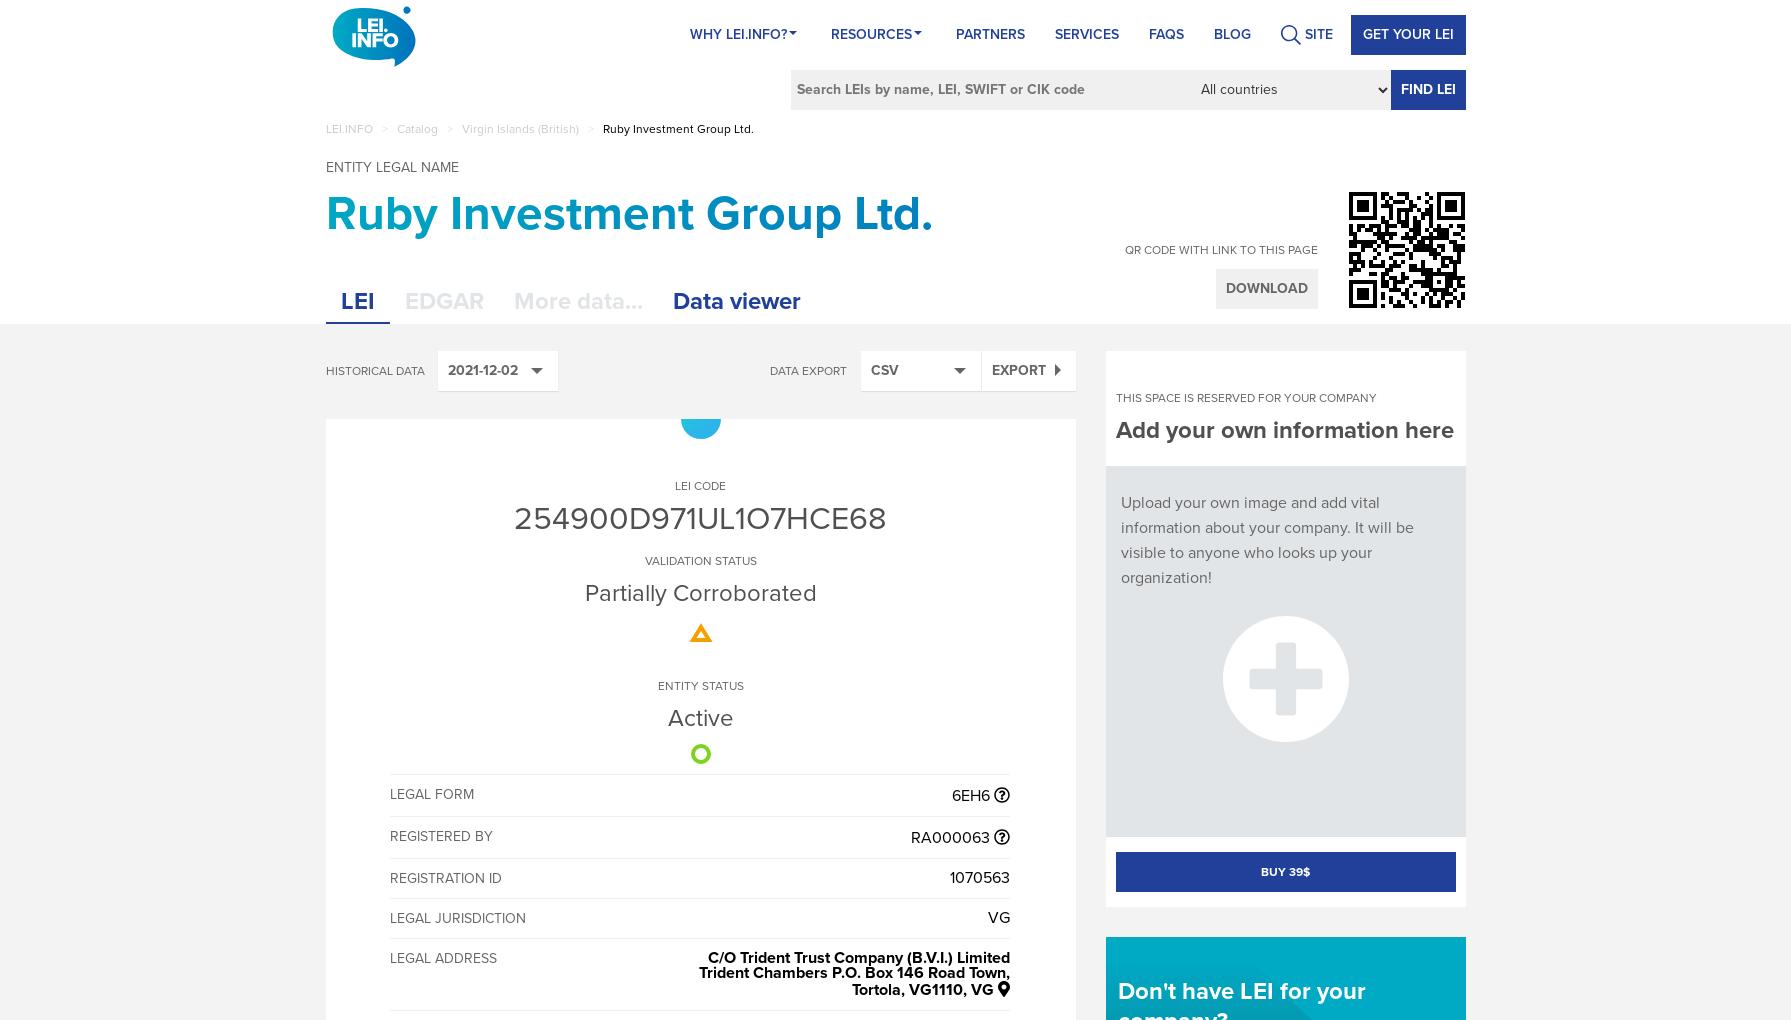 The height and width of the screenshot is (1020, 1791). I want to click on 'PLAIN TEXT', so click(907, 651).